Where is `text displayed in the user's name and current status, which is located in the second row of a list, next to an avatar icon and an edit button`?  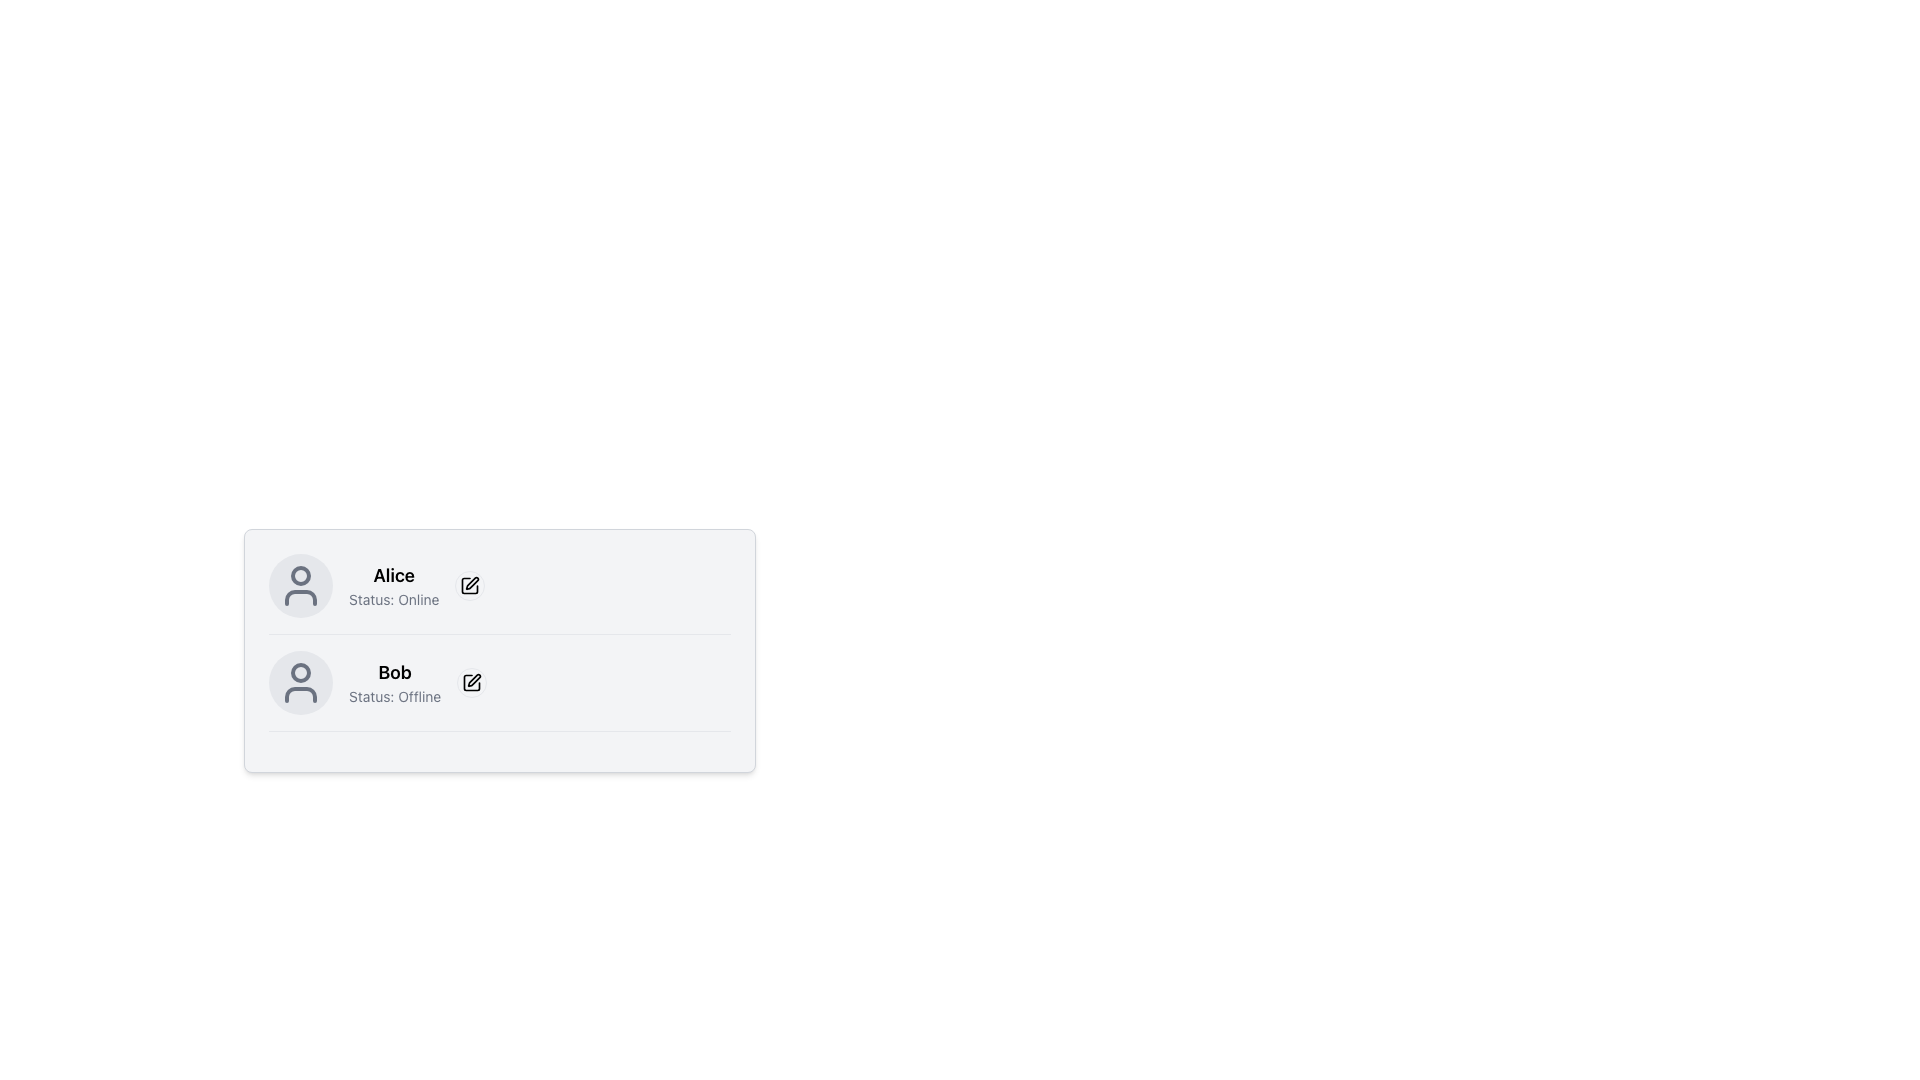
text displayed in the user's name and current status, which is located in the second row of a list, next to an avatar icon and an edit button is located at coordinates (395, 681).